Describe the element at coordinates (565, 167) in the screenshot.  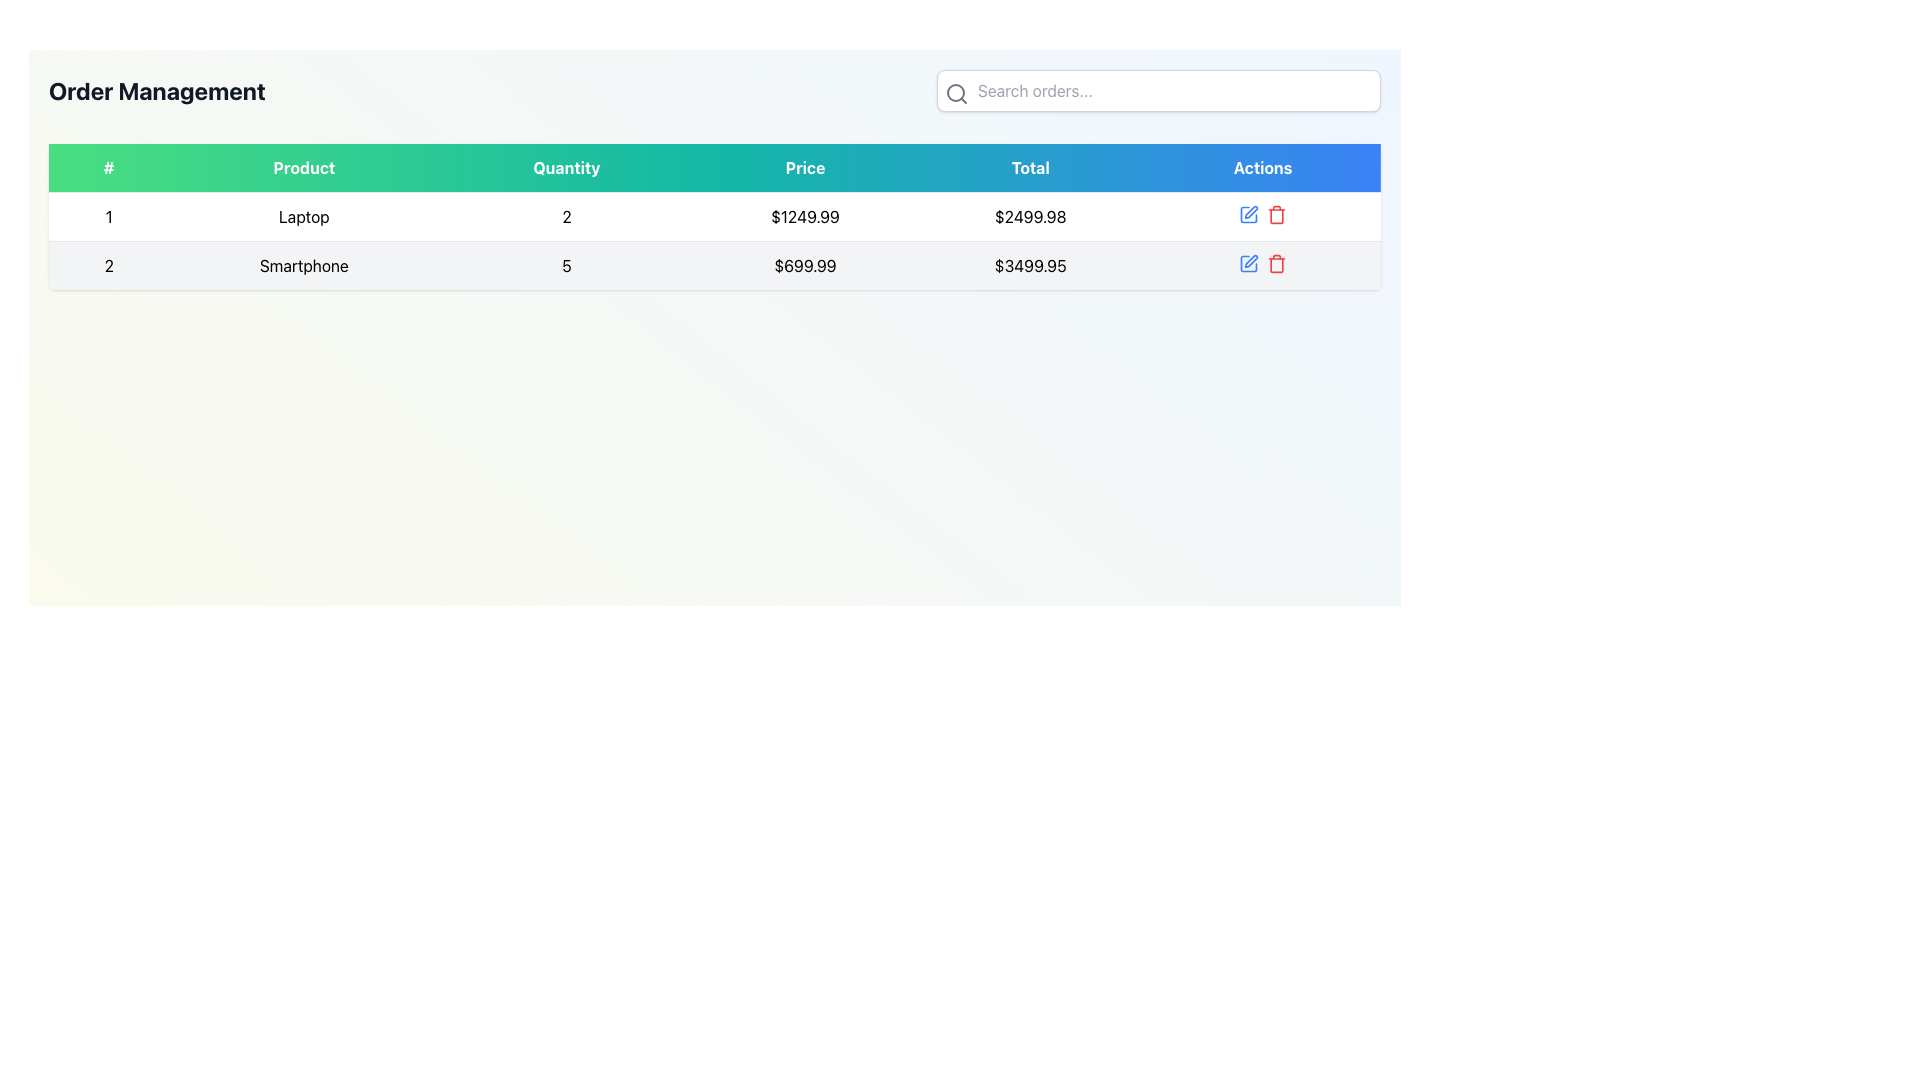
I see `the third header of the table which indicates the quantity column, located between the 'Product' and 'Price' headers` at that location.